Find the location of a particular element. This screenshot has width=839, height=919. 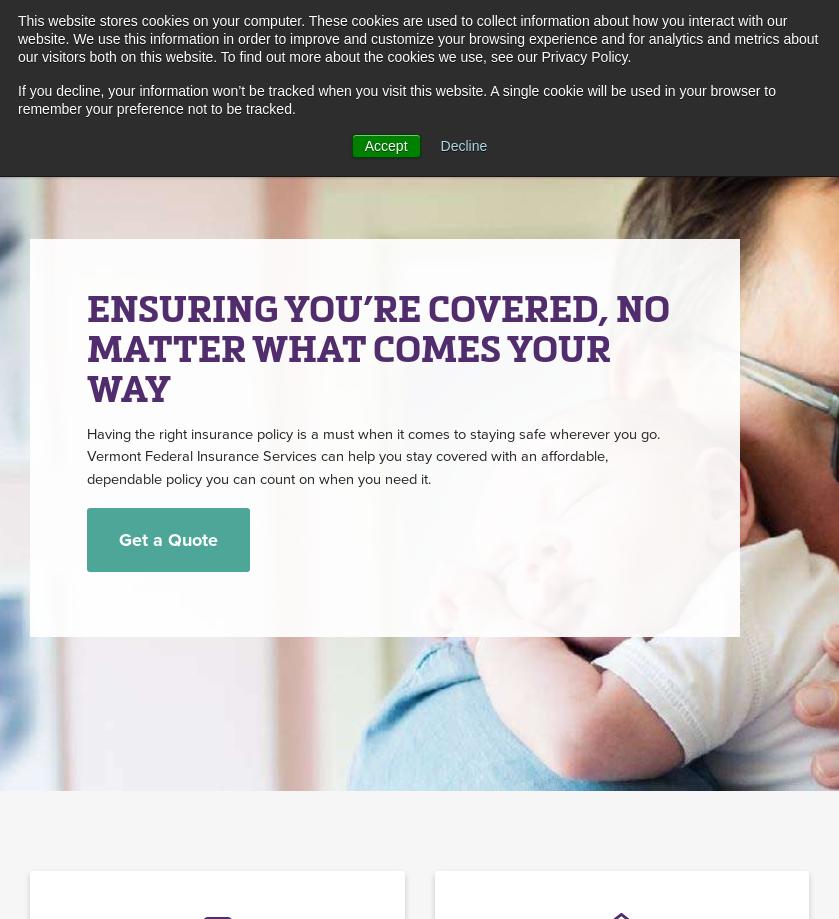

'Get a Quote' is located at coordinates (167, 539).